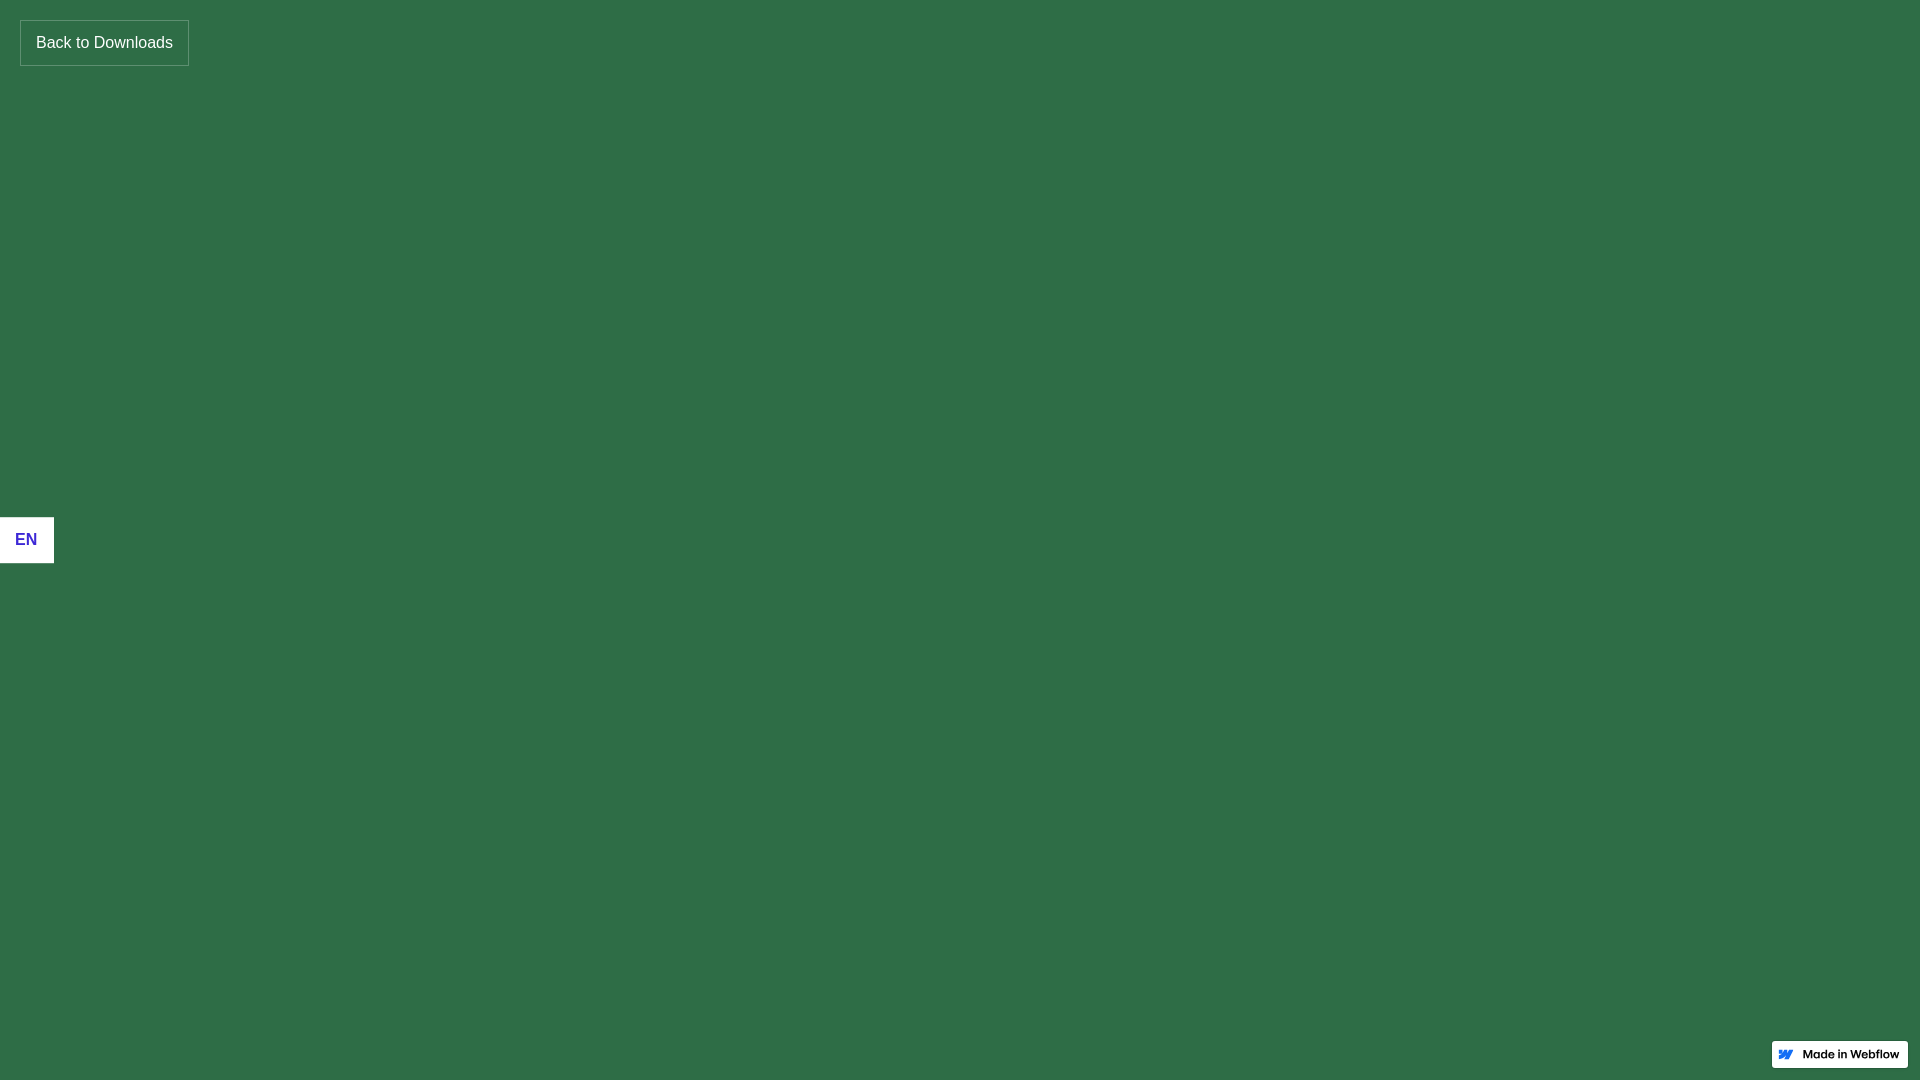  What do you see at coordinates (103, 42) in the screenshot?
I see `'Back to Downloads'` at bounding box center [103, 42].